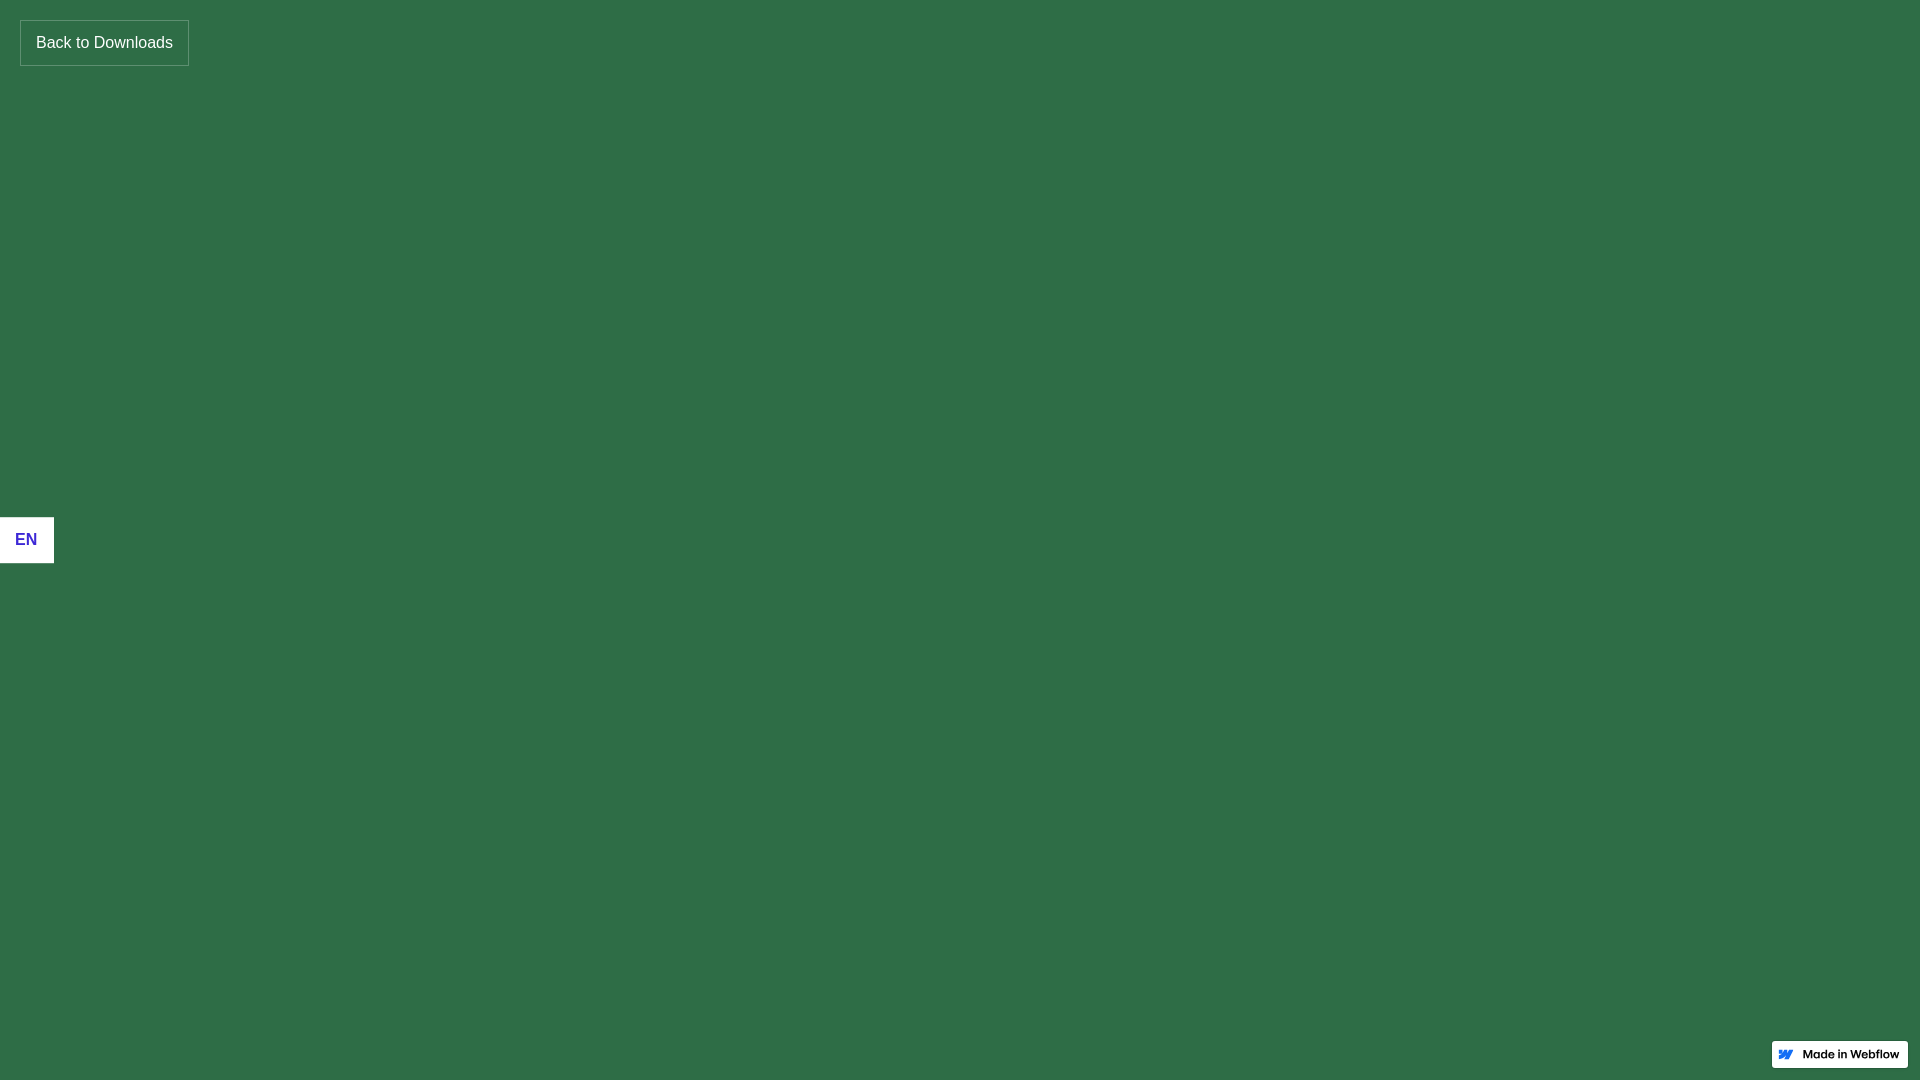  What do you see at coordinates (103, 42) in the screenshot?
I see `'Back to Downloads'` at bounding box center [103, 42].